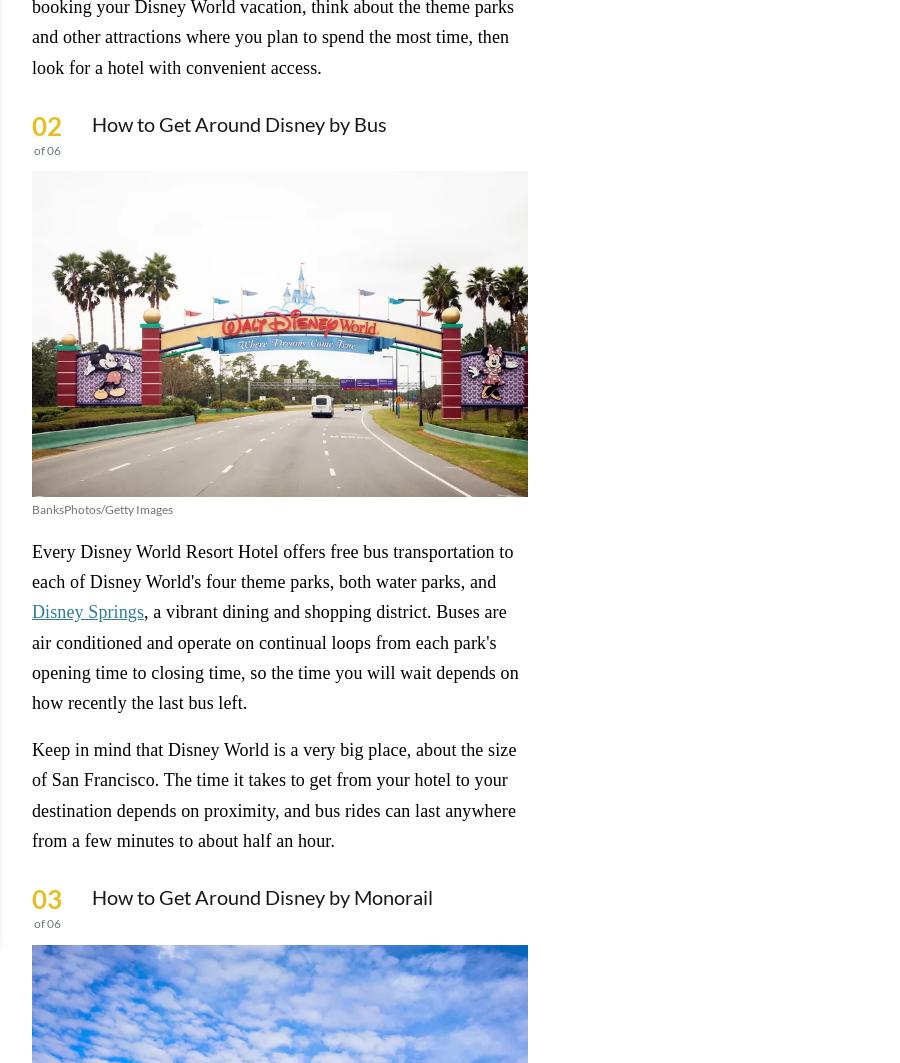 This screenshot has height=1063, width=900. I want to click on ', a vibrant dining and shopping district. Buses are air conditioned and operate on continual loops from each park's opening time to closing time, so the time you will wait depends on how recently the last bus left.', so click(274, 656).